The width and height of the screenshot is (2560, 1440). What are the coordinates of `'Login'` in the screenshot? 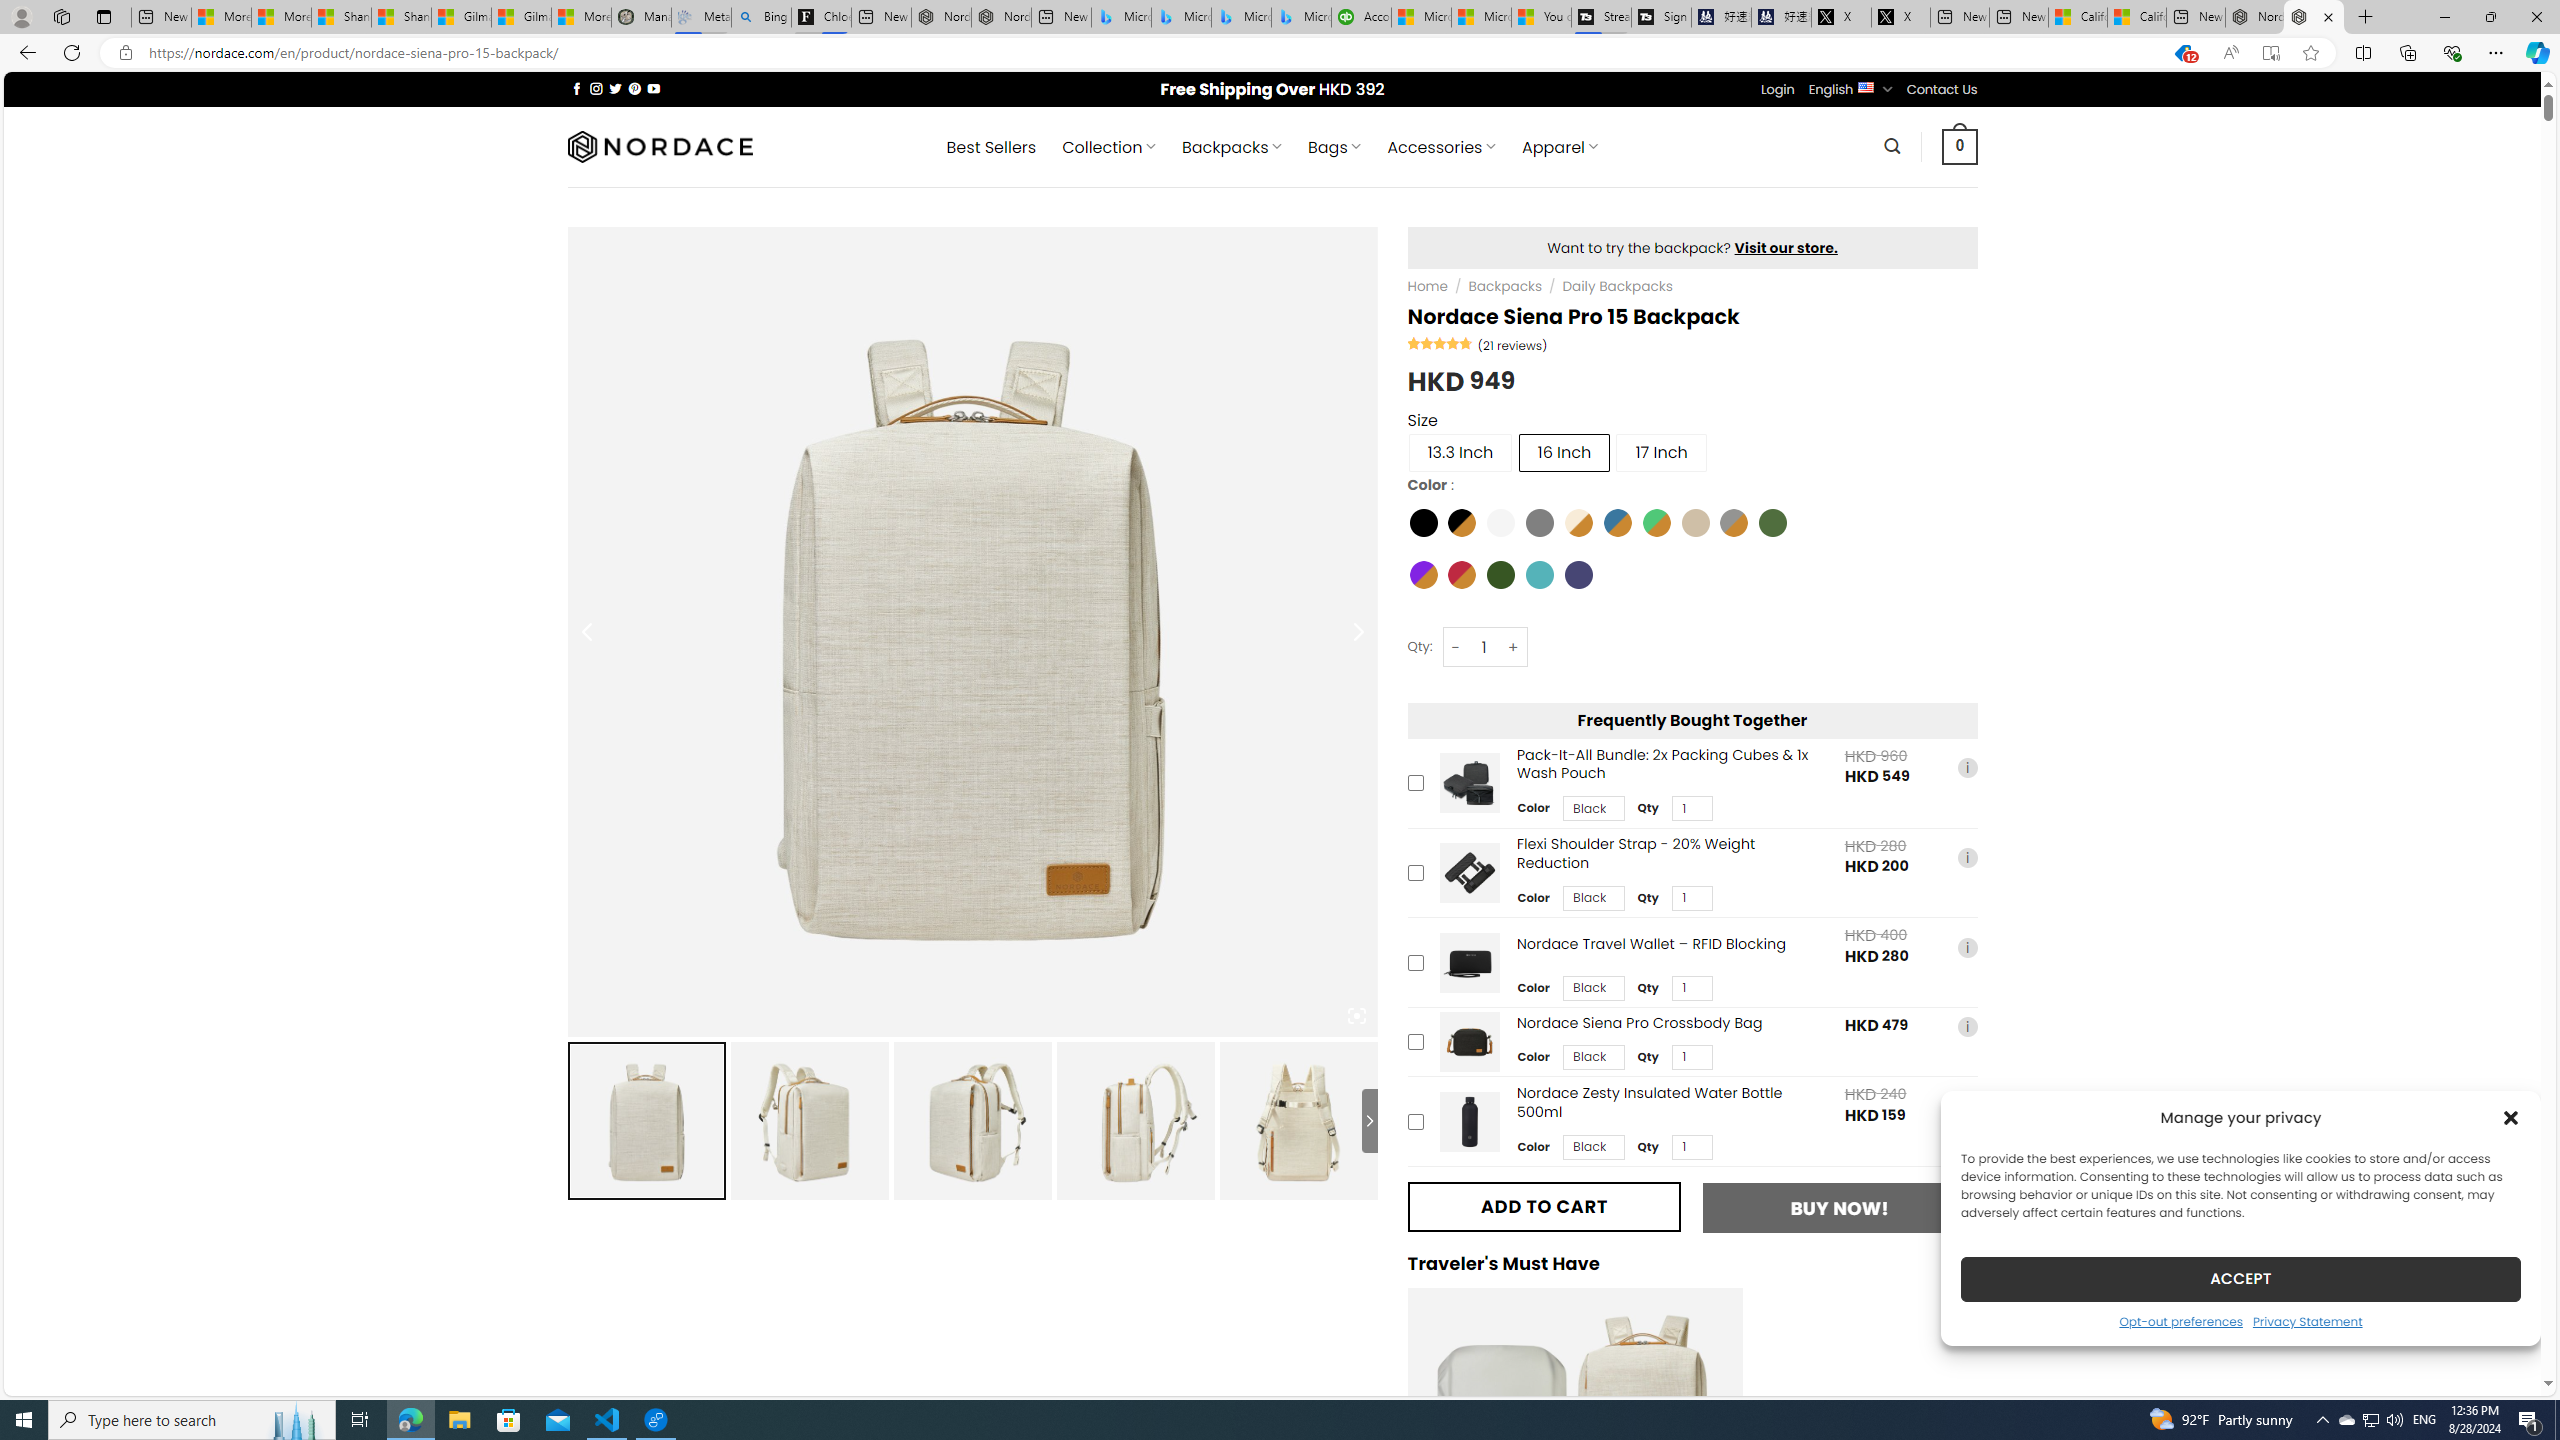 It's located at (1777, 89).